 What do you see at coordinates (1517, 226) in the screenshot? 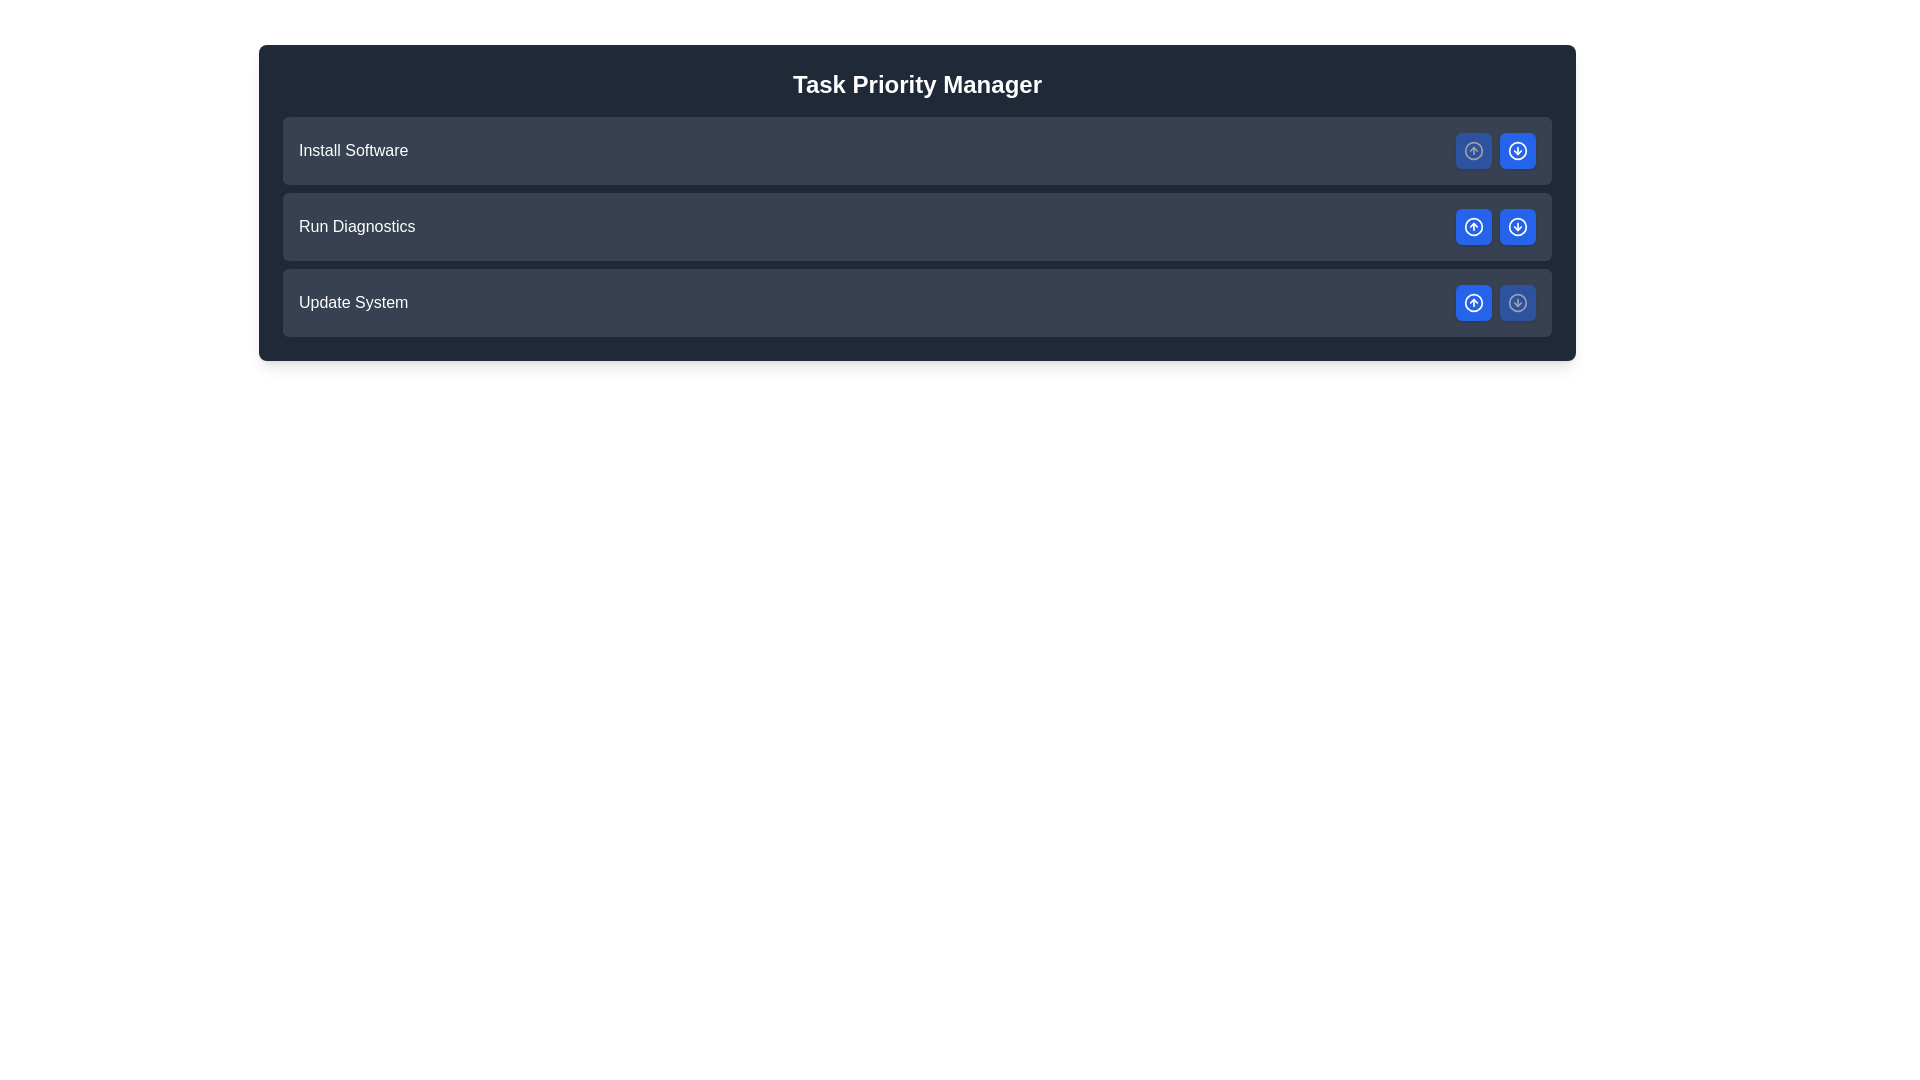
I see `the second button` at bounding box center [1517, 226].